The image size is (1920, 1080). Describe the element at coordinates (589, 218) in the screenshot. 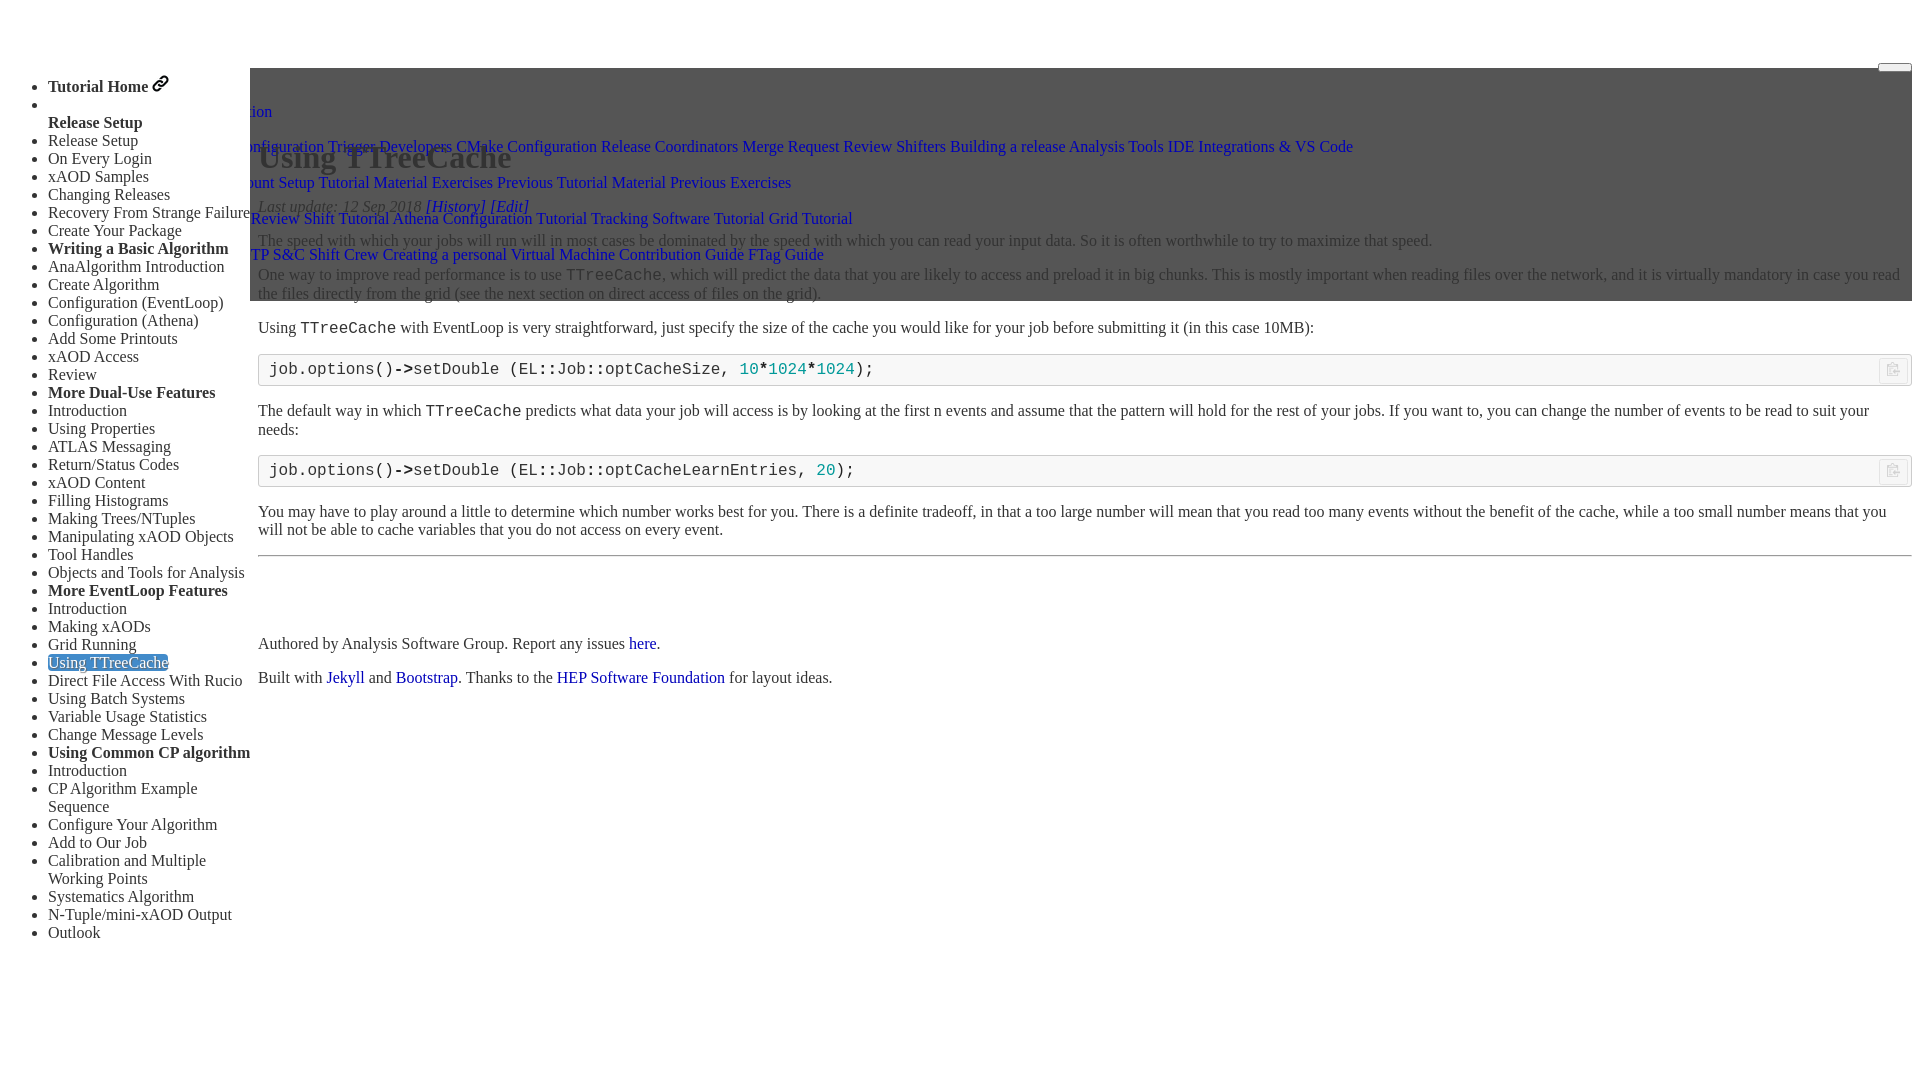

I see `'Tracking Software Tutorial'` at that location.